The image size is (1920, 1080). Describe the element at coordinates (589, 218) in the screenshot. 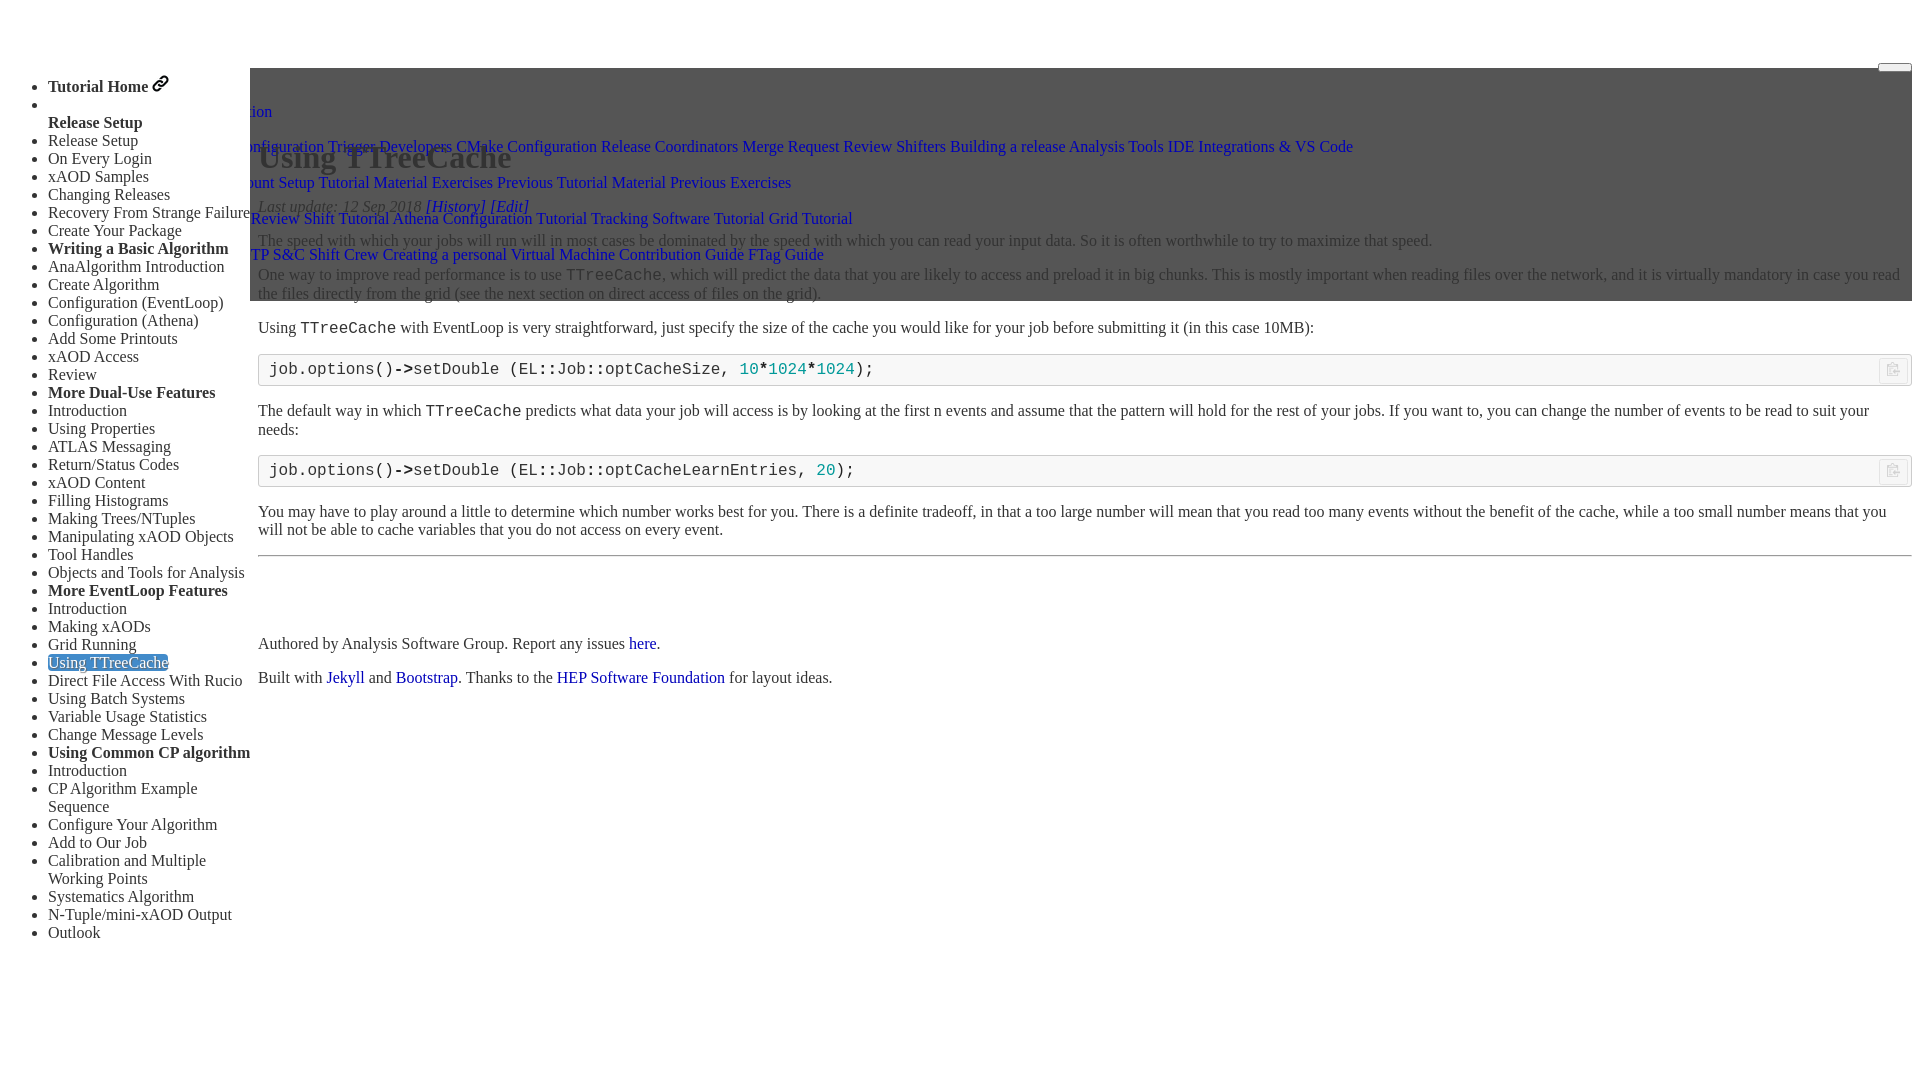

I see `'Tracking Software Tutorial'` at that location.